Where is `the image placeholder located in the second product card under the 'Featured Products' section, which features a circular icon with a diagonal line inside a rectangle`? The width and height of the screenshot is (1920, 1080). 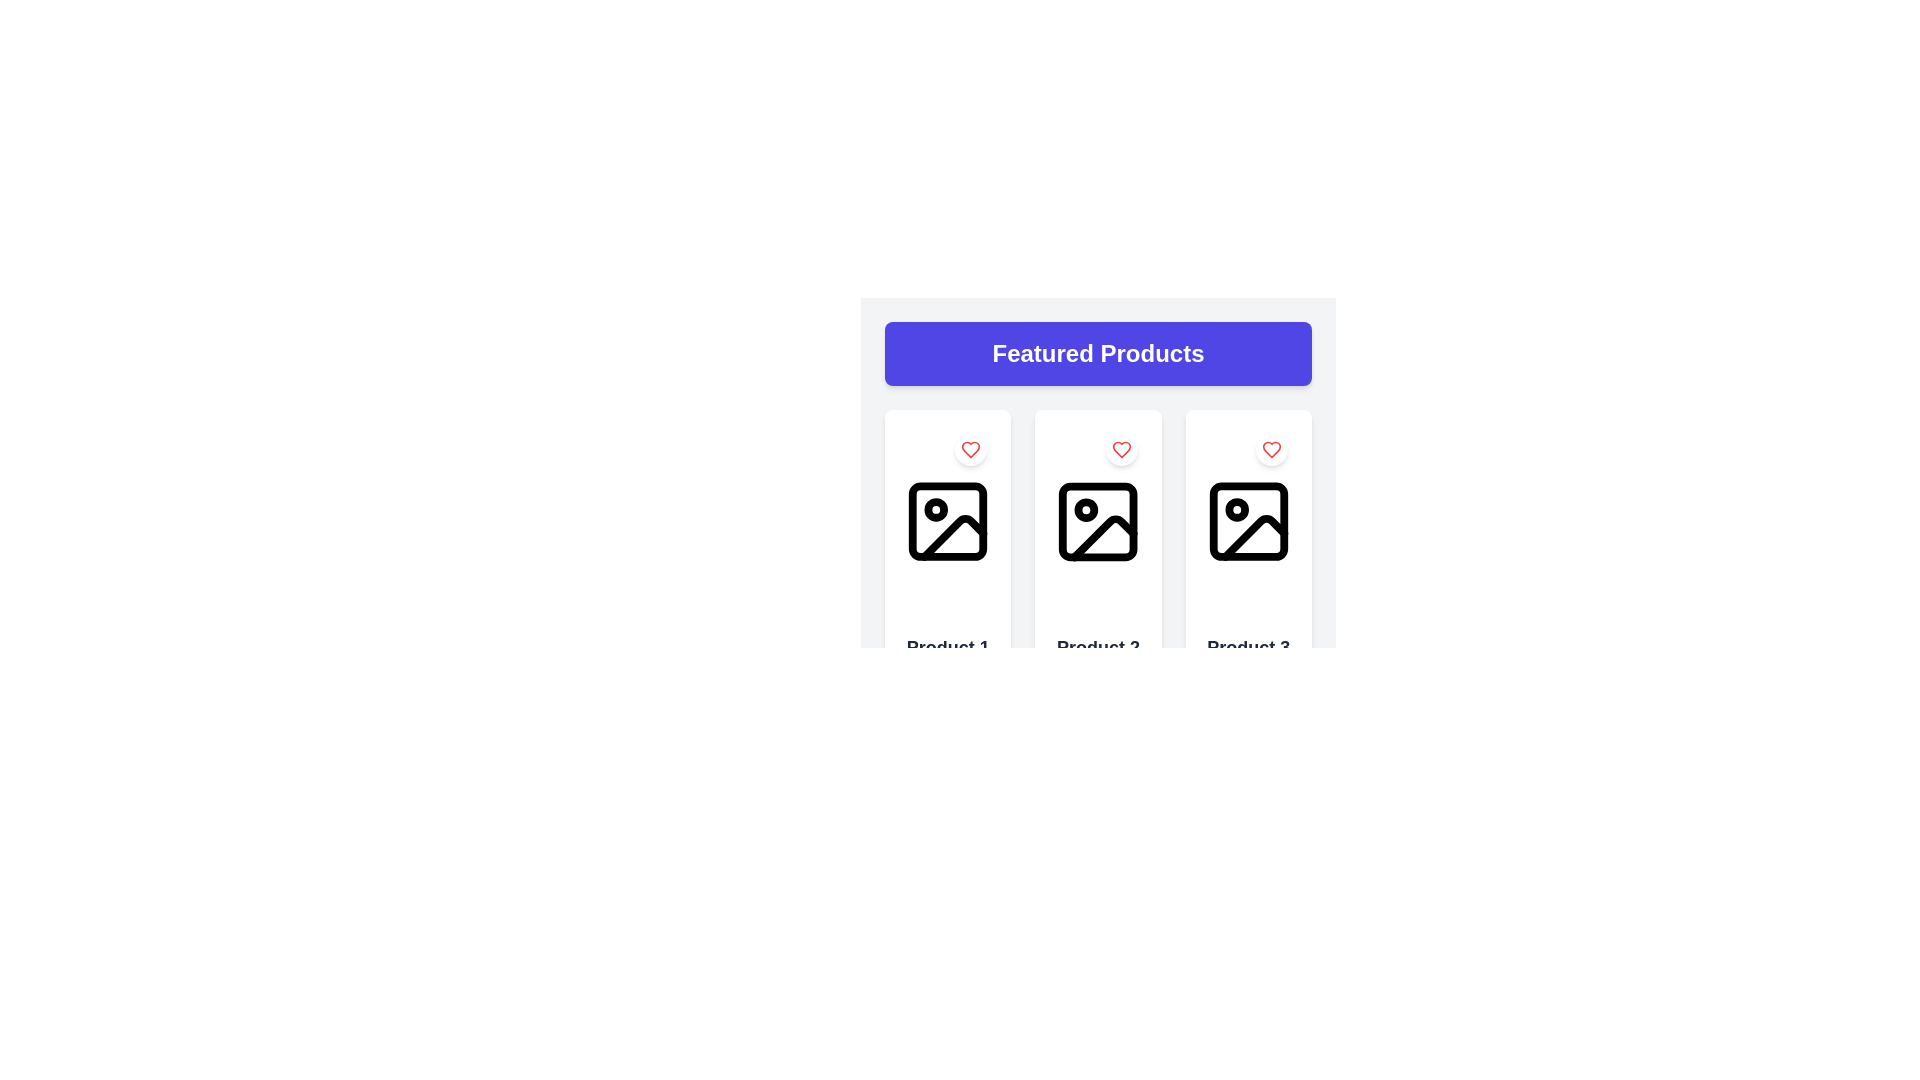 the image placeholder located in the second product card under the 'Featured Products' section, which features a circular icon with a diagonal line inside a rectangle is located at coordinates (1097, 520).